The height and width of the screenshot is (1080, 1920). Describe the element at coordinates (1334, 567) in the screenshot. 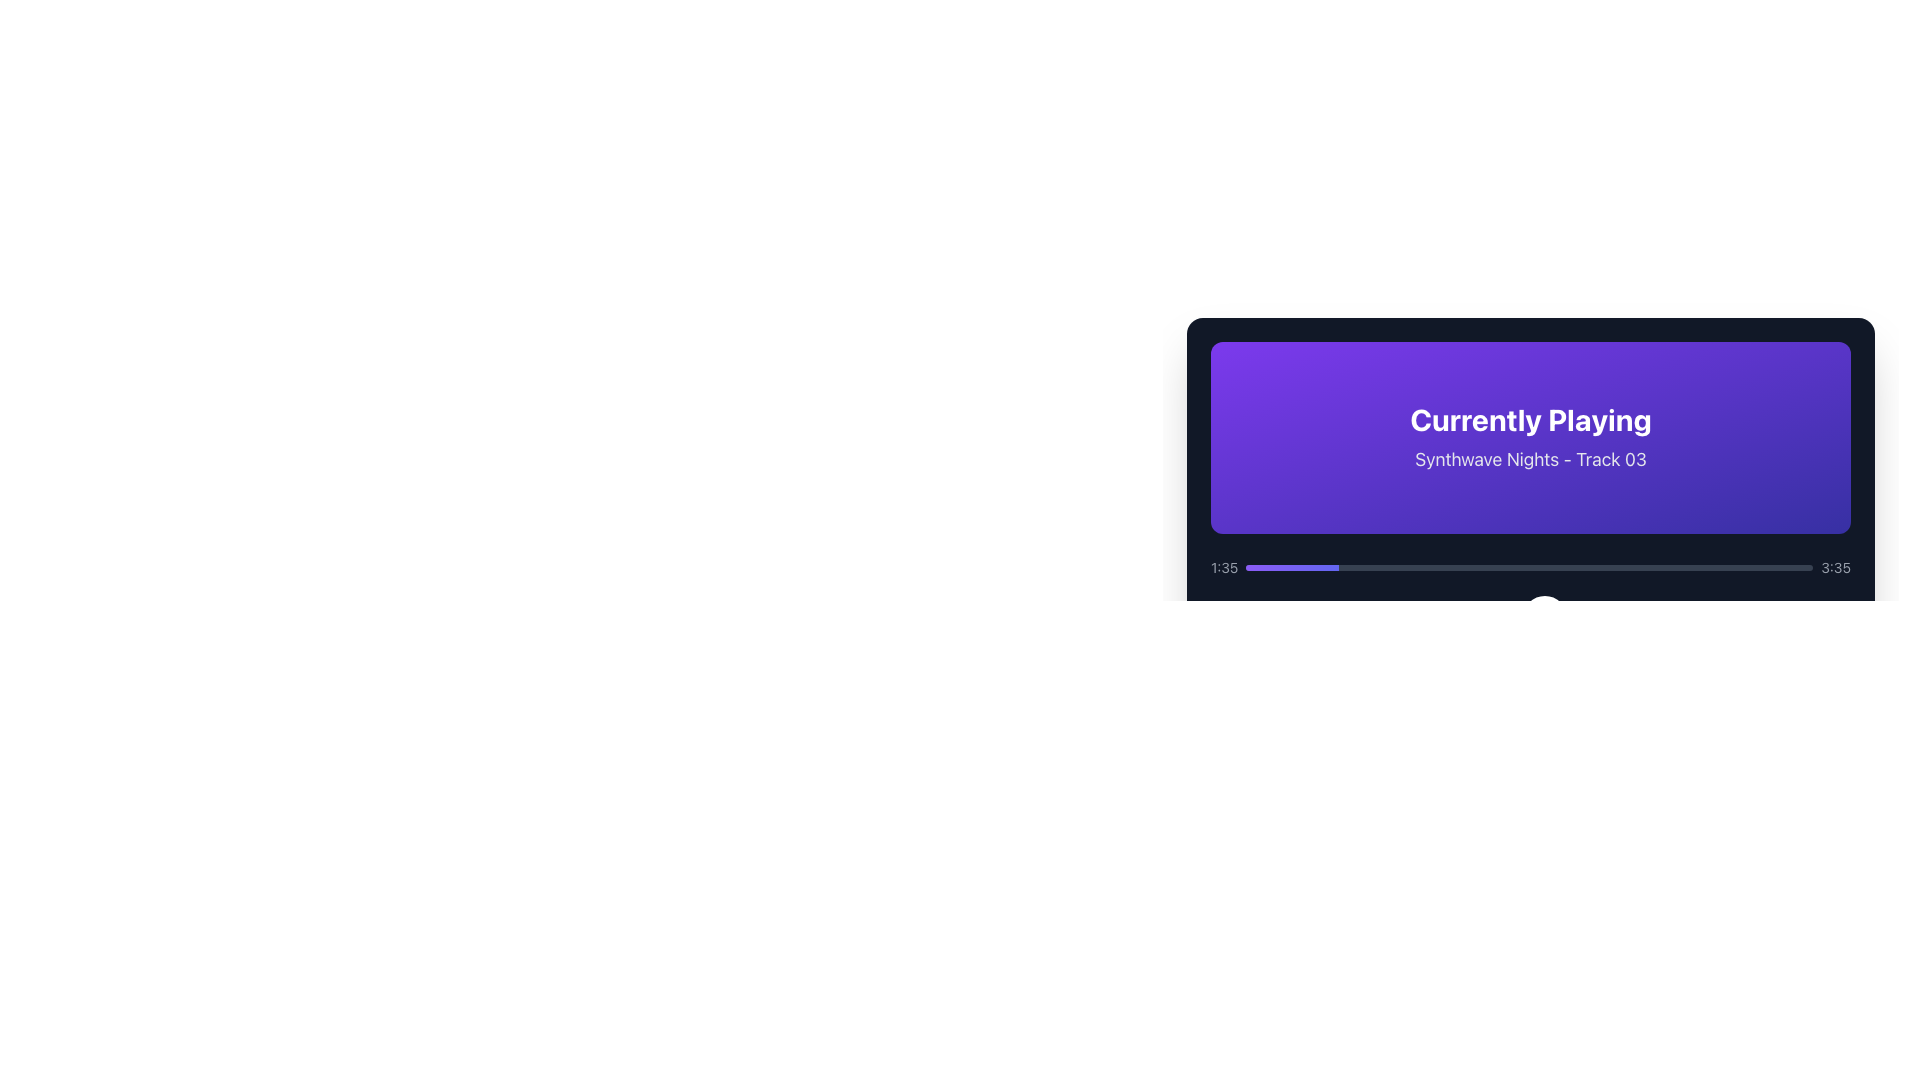

I see `the playback position` at that location.